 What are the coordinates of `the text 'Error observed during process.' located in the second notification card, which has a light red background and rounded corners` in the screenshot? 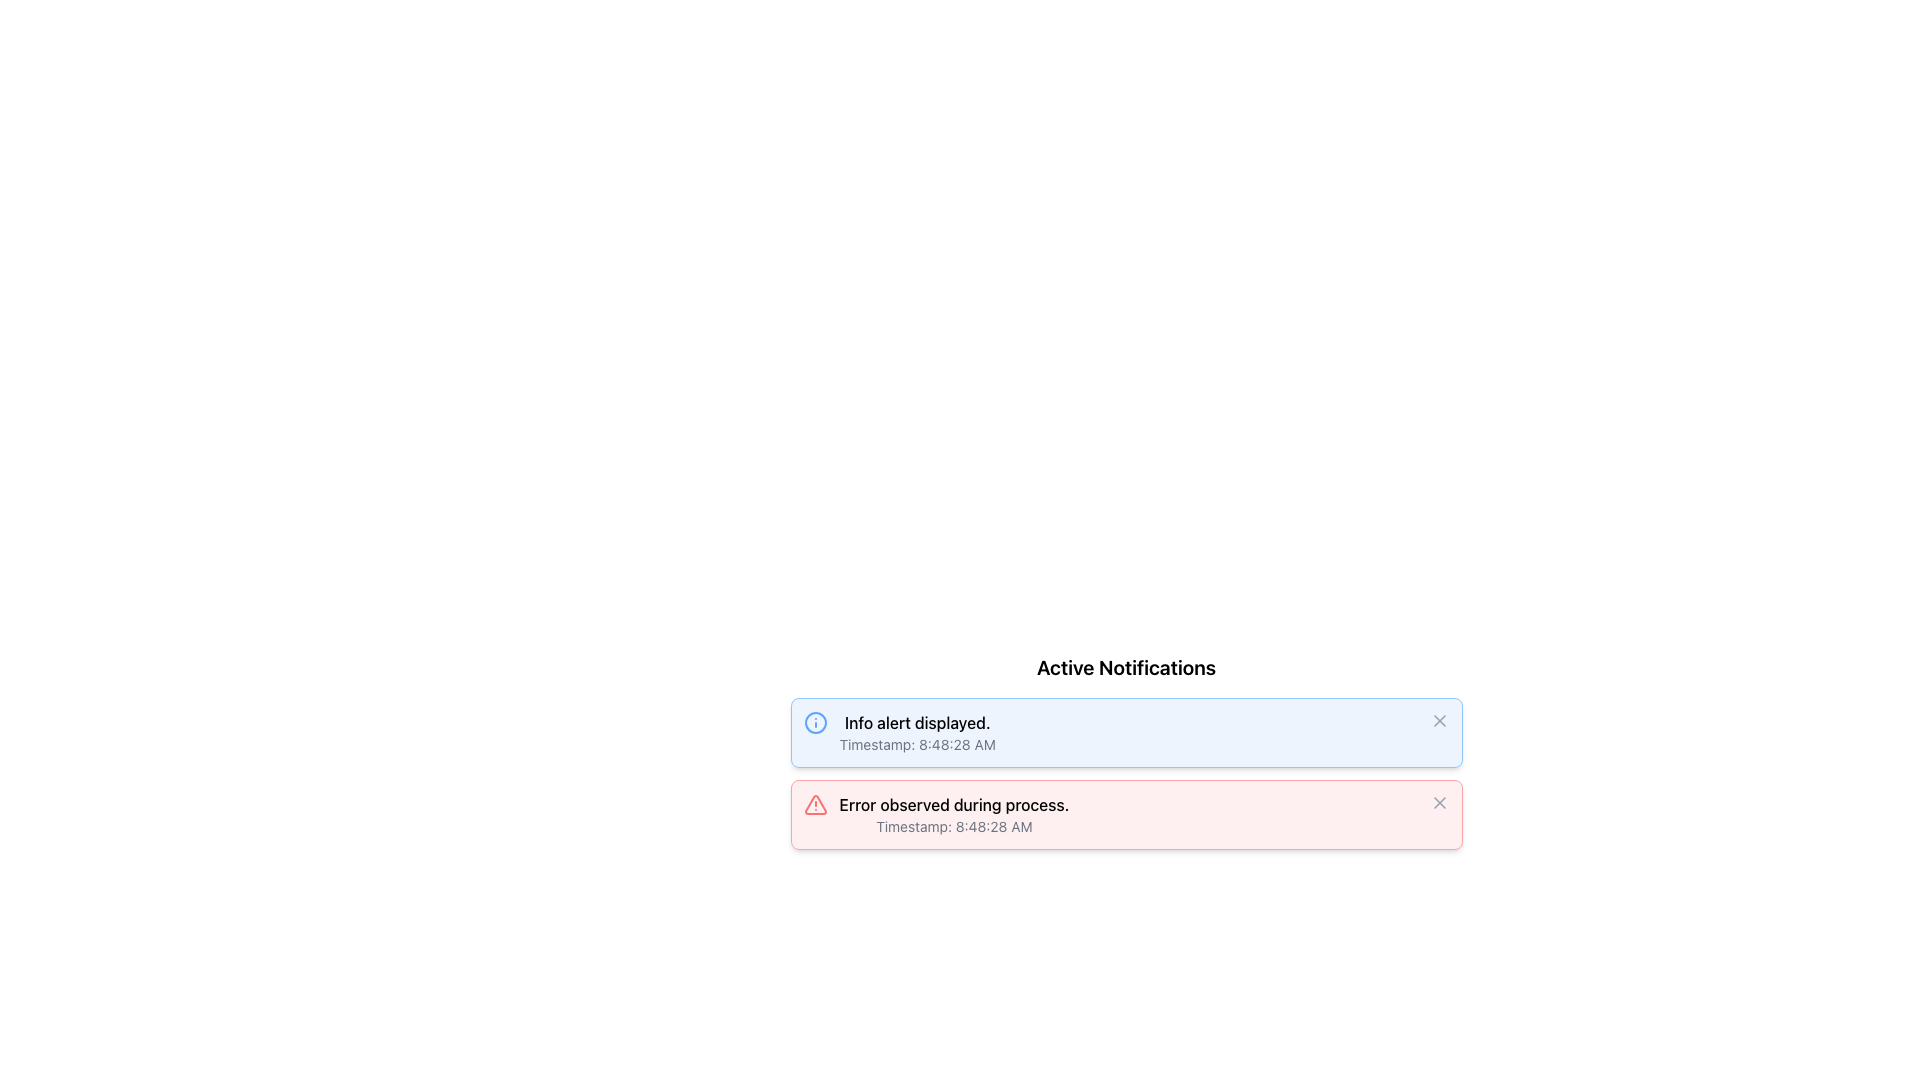 It's located at (953, 814).